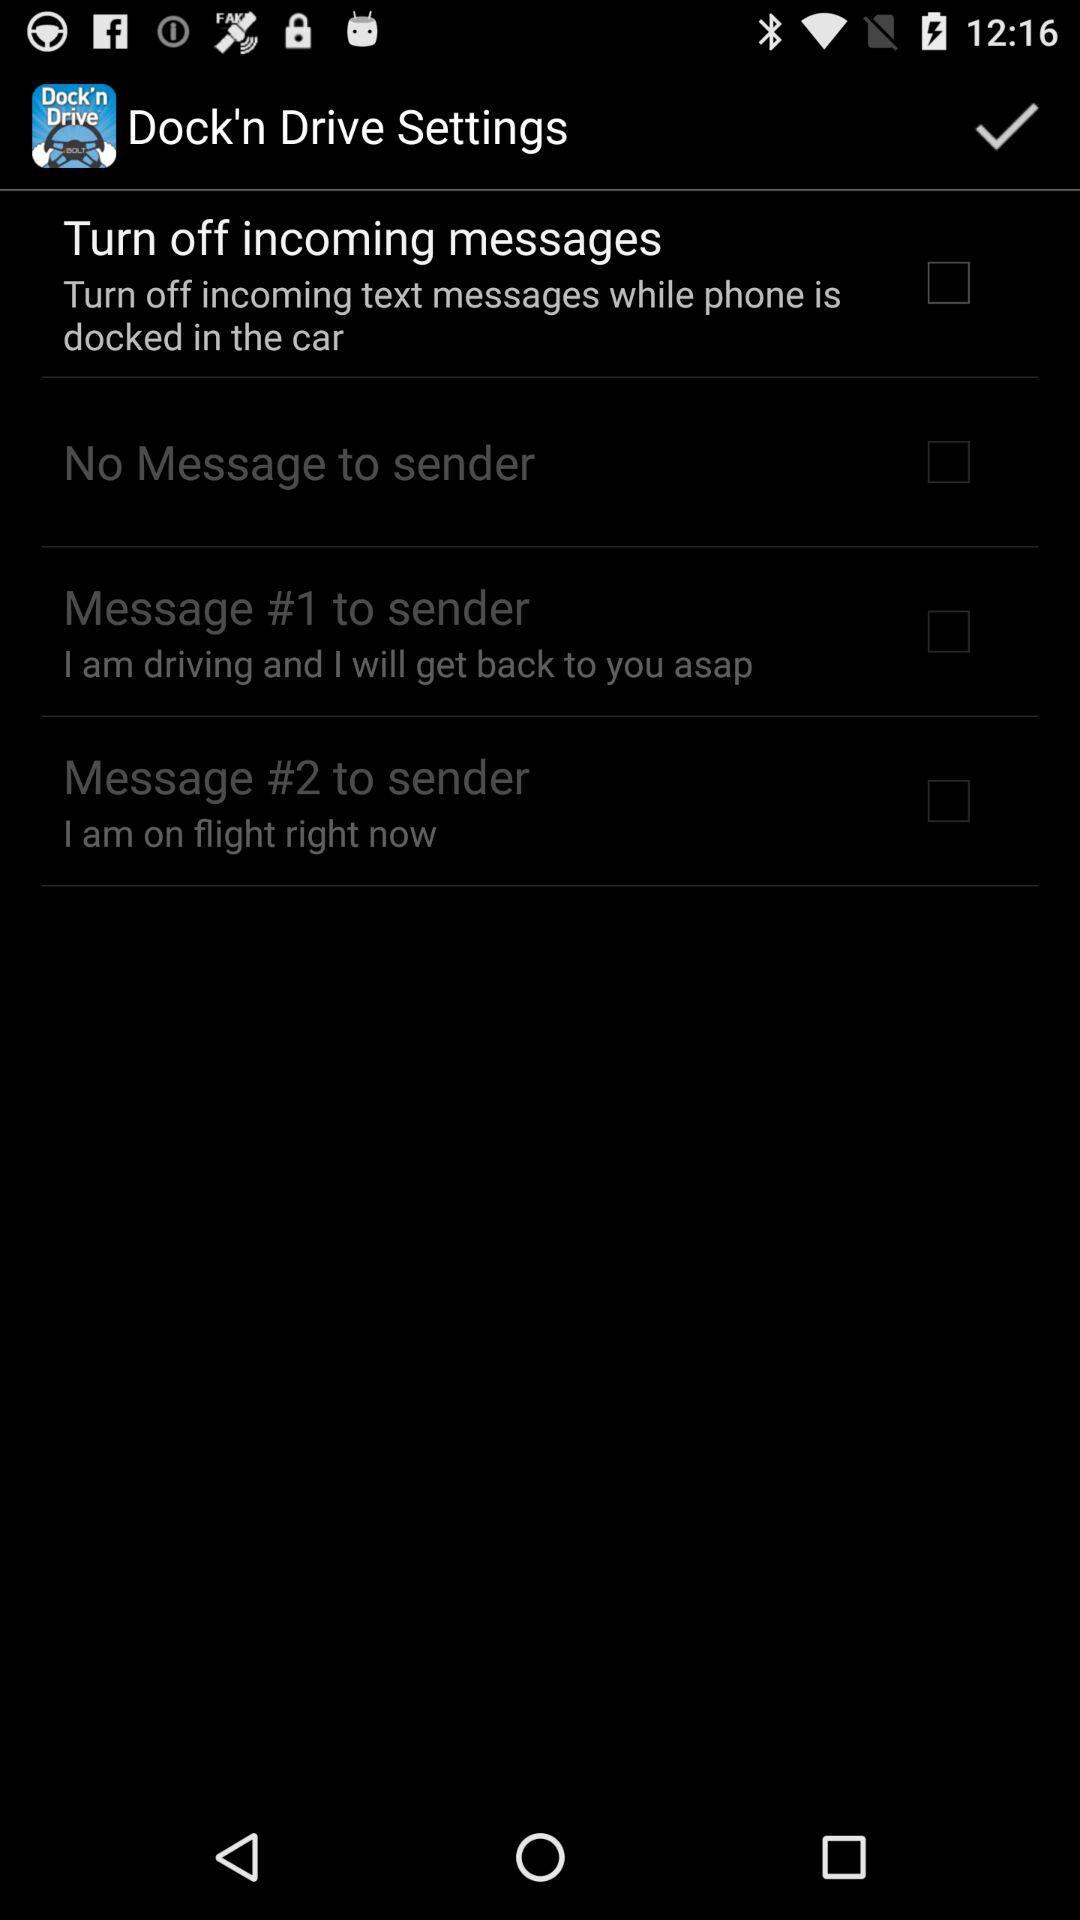 The width and height of the screenshot is (1080, 1920). What do you see at coordinates (1006, 124) in the screenshot?
I see `the app to the right of turn off incoming icon` at bounding box center [1006, 124].